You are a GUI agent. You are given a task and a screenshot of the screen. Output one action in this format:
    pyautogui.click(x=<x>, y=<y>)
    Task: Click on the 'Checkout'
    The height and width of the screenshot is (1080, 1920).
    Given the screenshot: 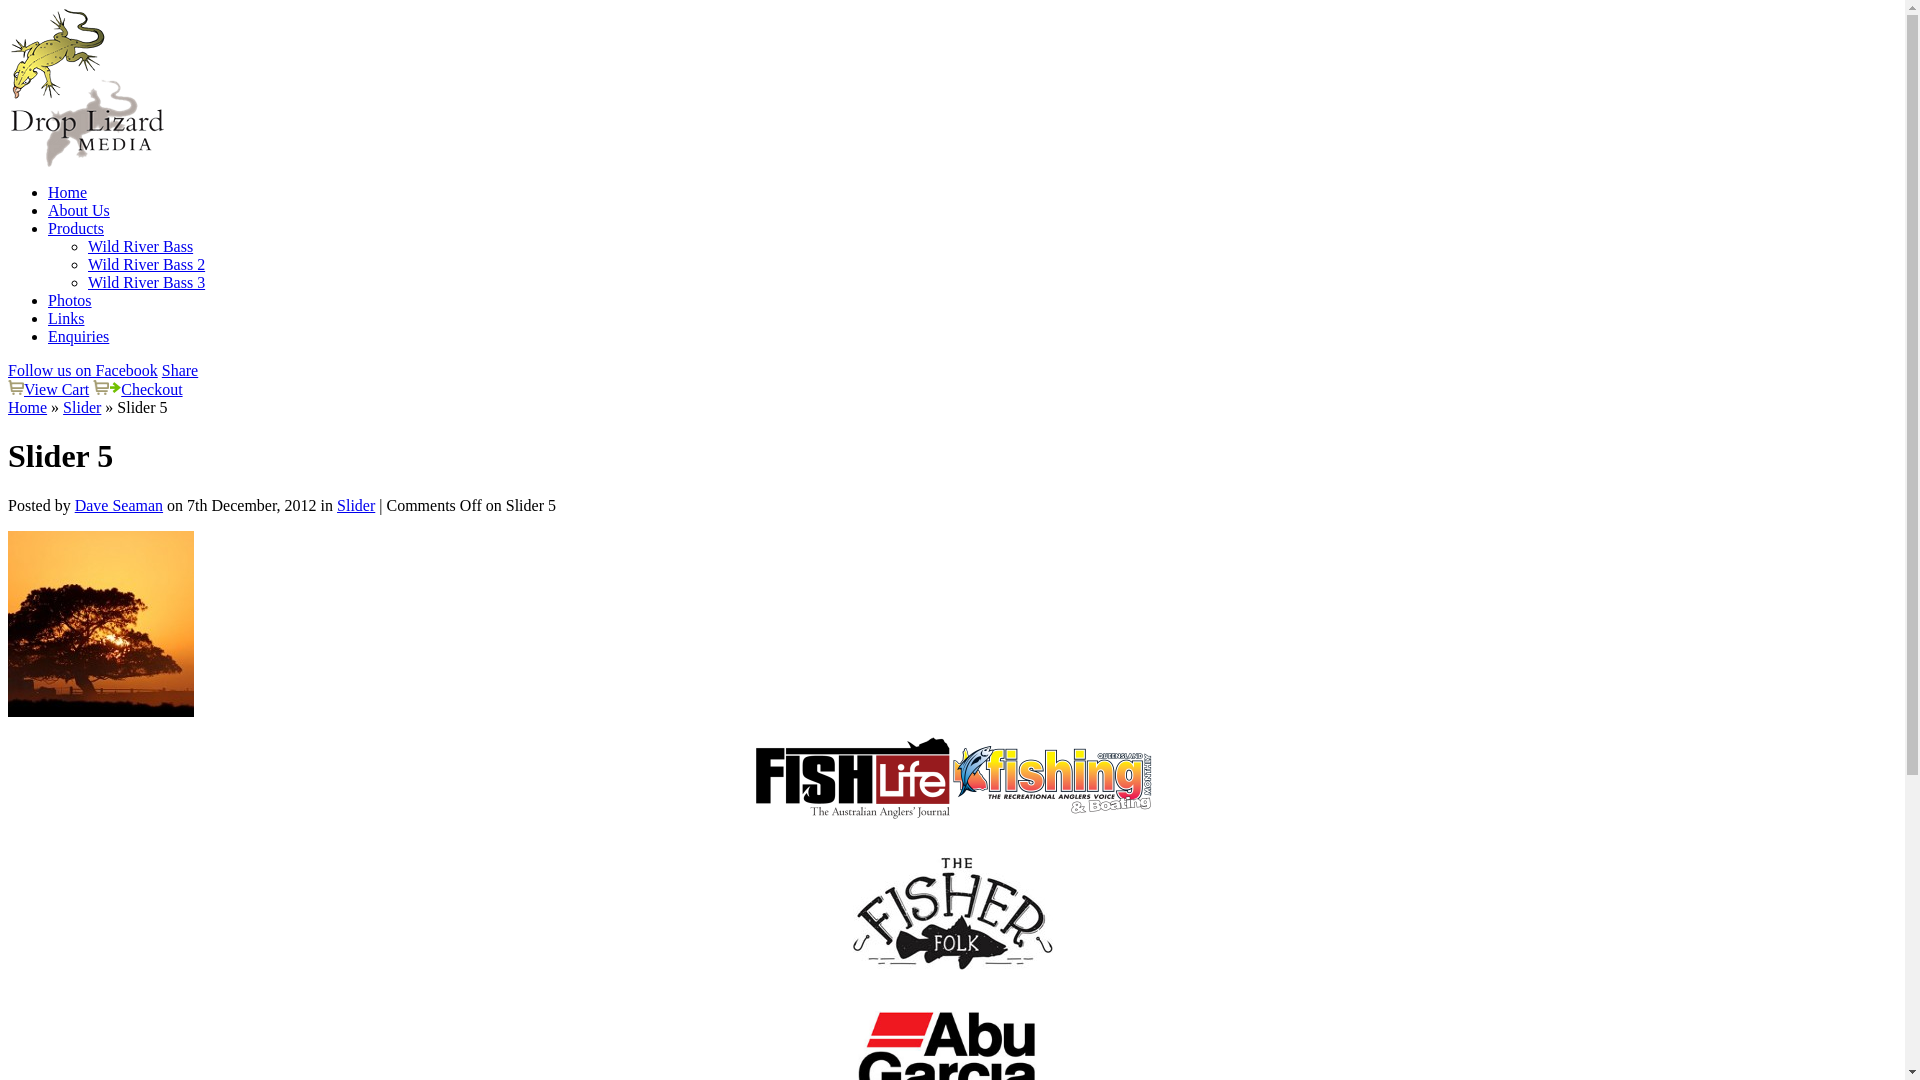 What is the action you would take?
    pyautogui.click(x=150, y=389)
    